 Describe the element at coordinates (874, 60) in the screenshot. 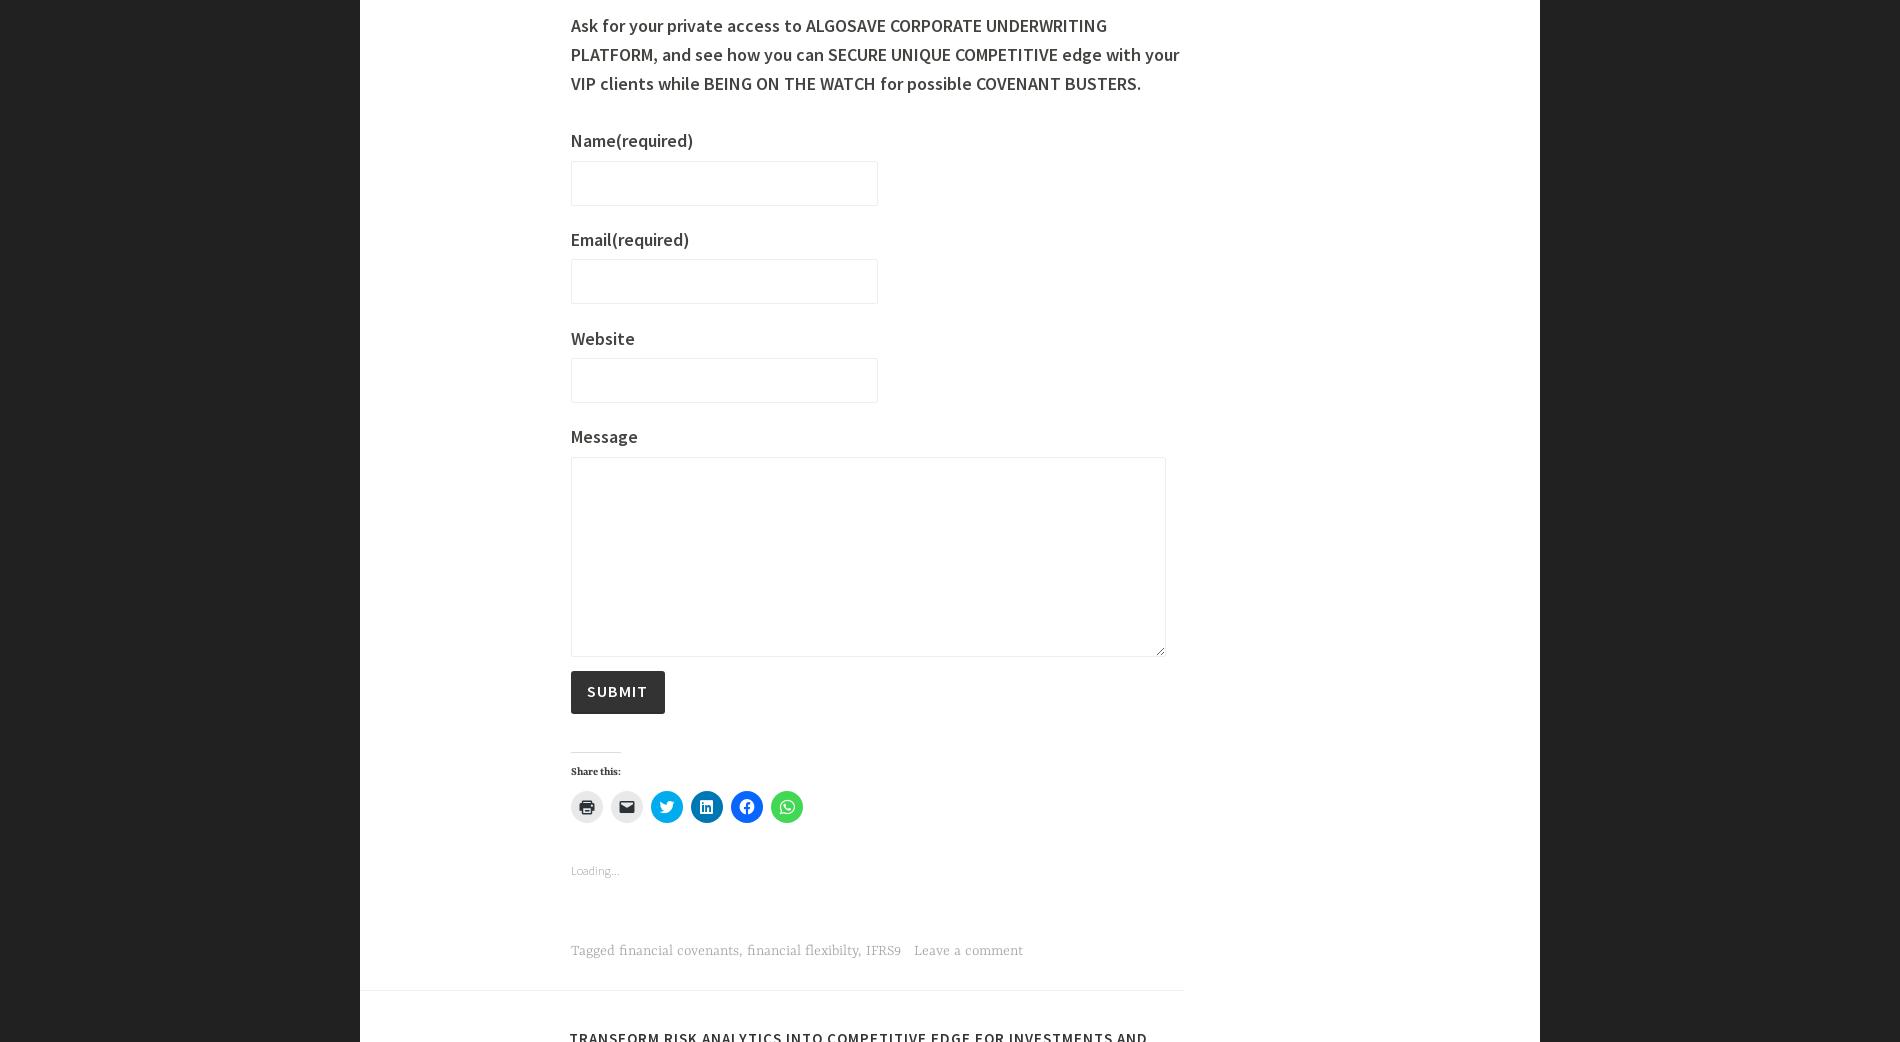

I see `'Beside gaining a competitive edge, knowing the probability of breaching covenant becomes critical to the P&L of IFRS-reporting Financial Institutions.'` at that location.